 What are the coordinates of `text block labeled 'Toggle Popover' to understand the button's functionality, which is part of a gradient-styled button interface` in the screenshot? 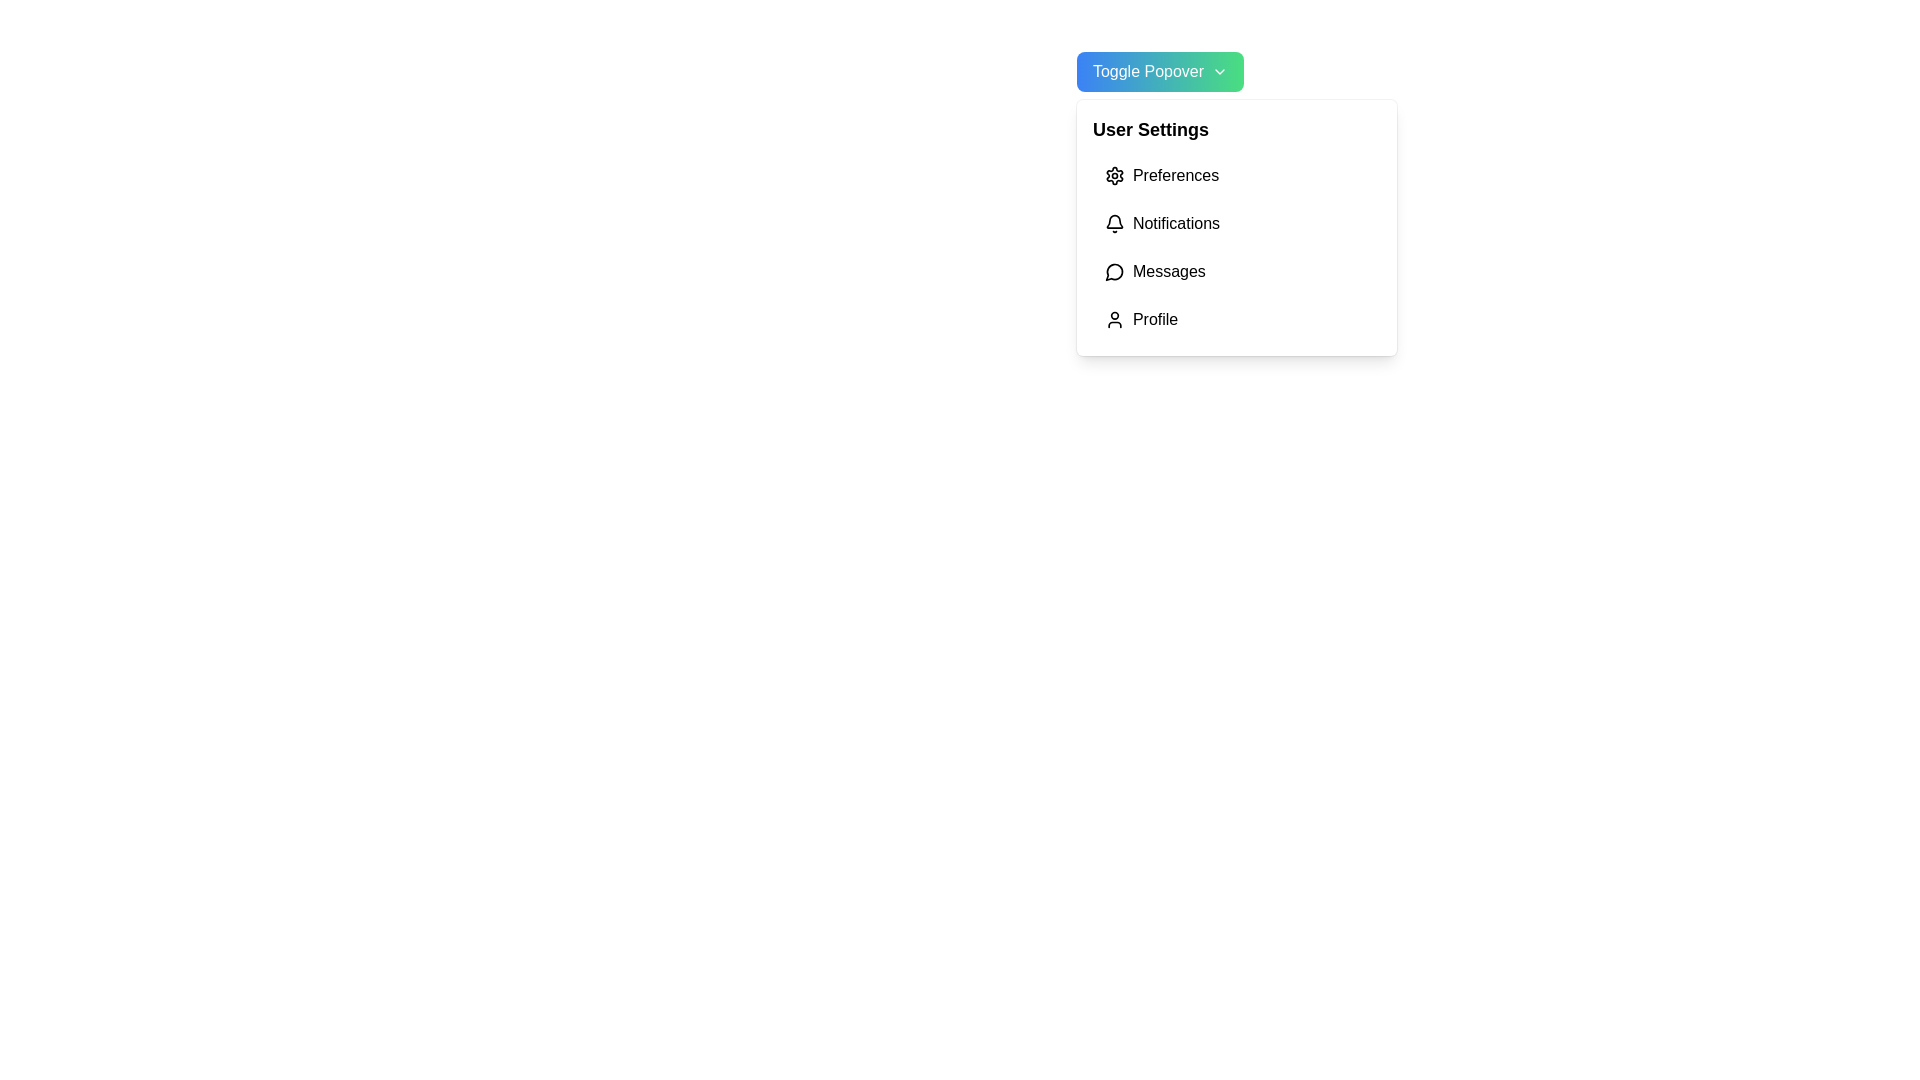 It's located at (1148, 71).